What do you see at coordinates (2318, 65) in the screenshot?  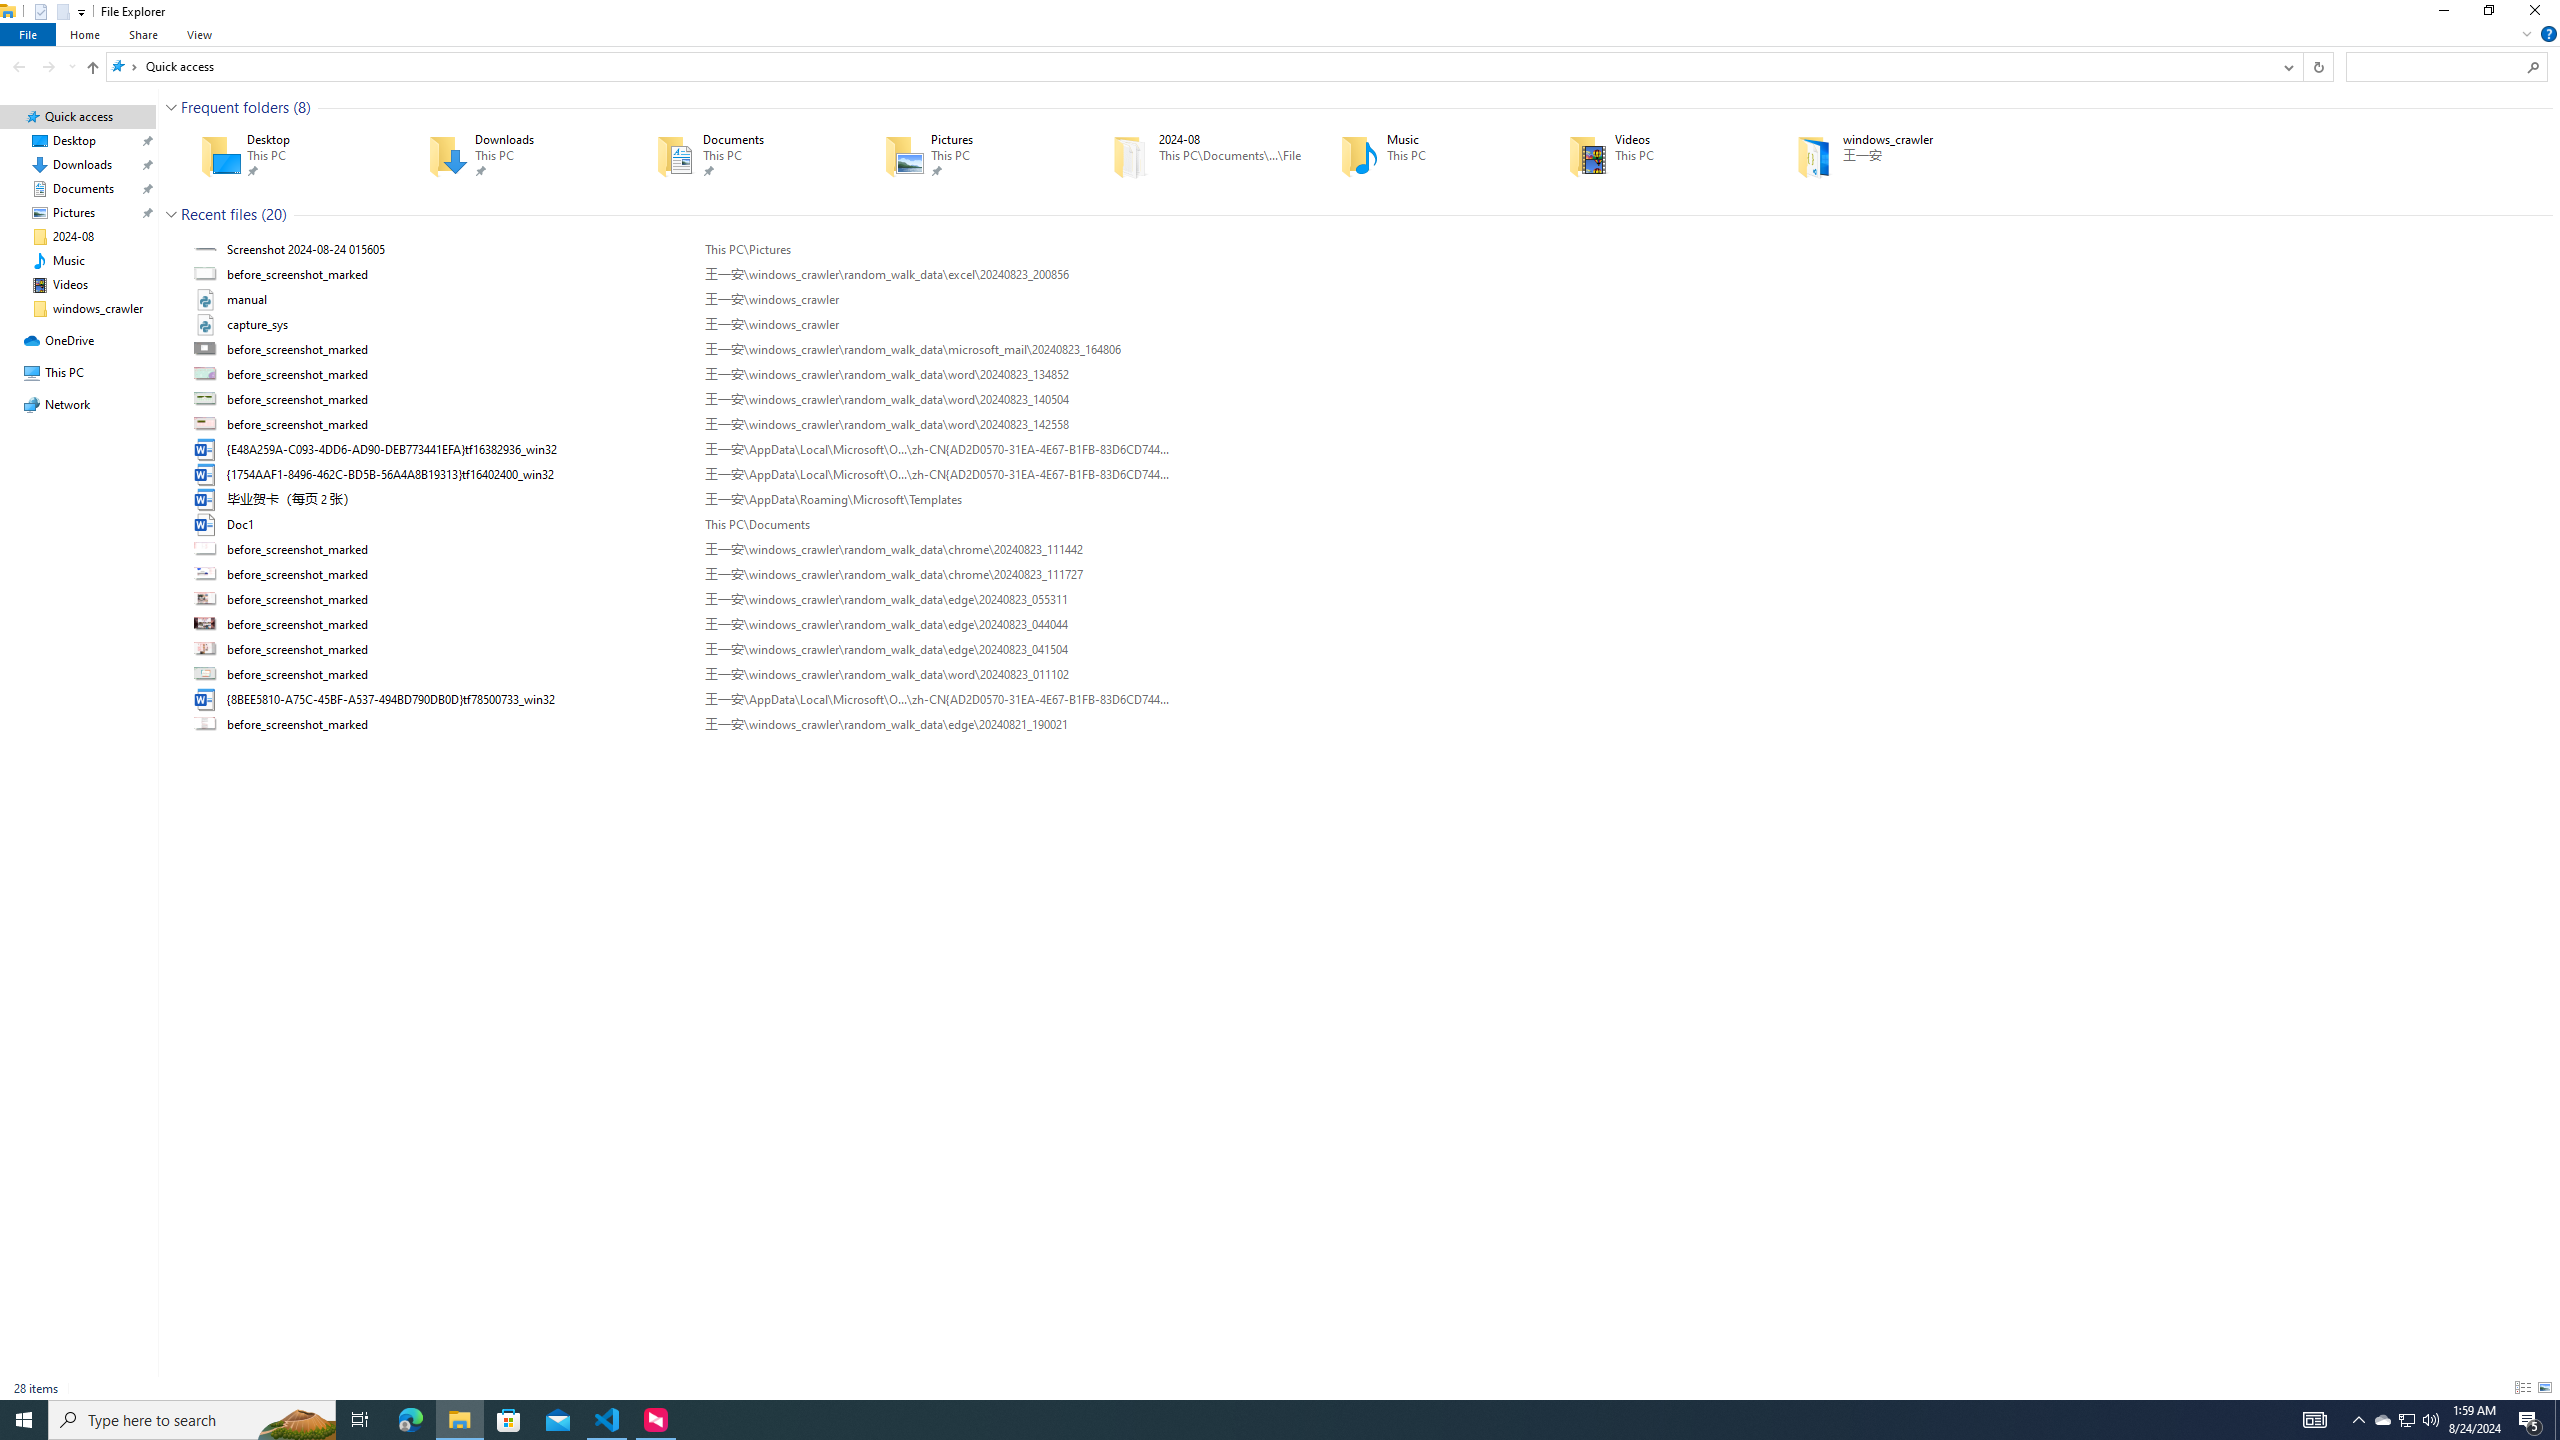 I see `'Refresh "Quick access" (F5)'` at bounding box center [2318, 65].